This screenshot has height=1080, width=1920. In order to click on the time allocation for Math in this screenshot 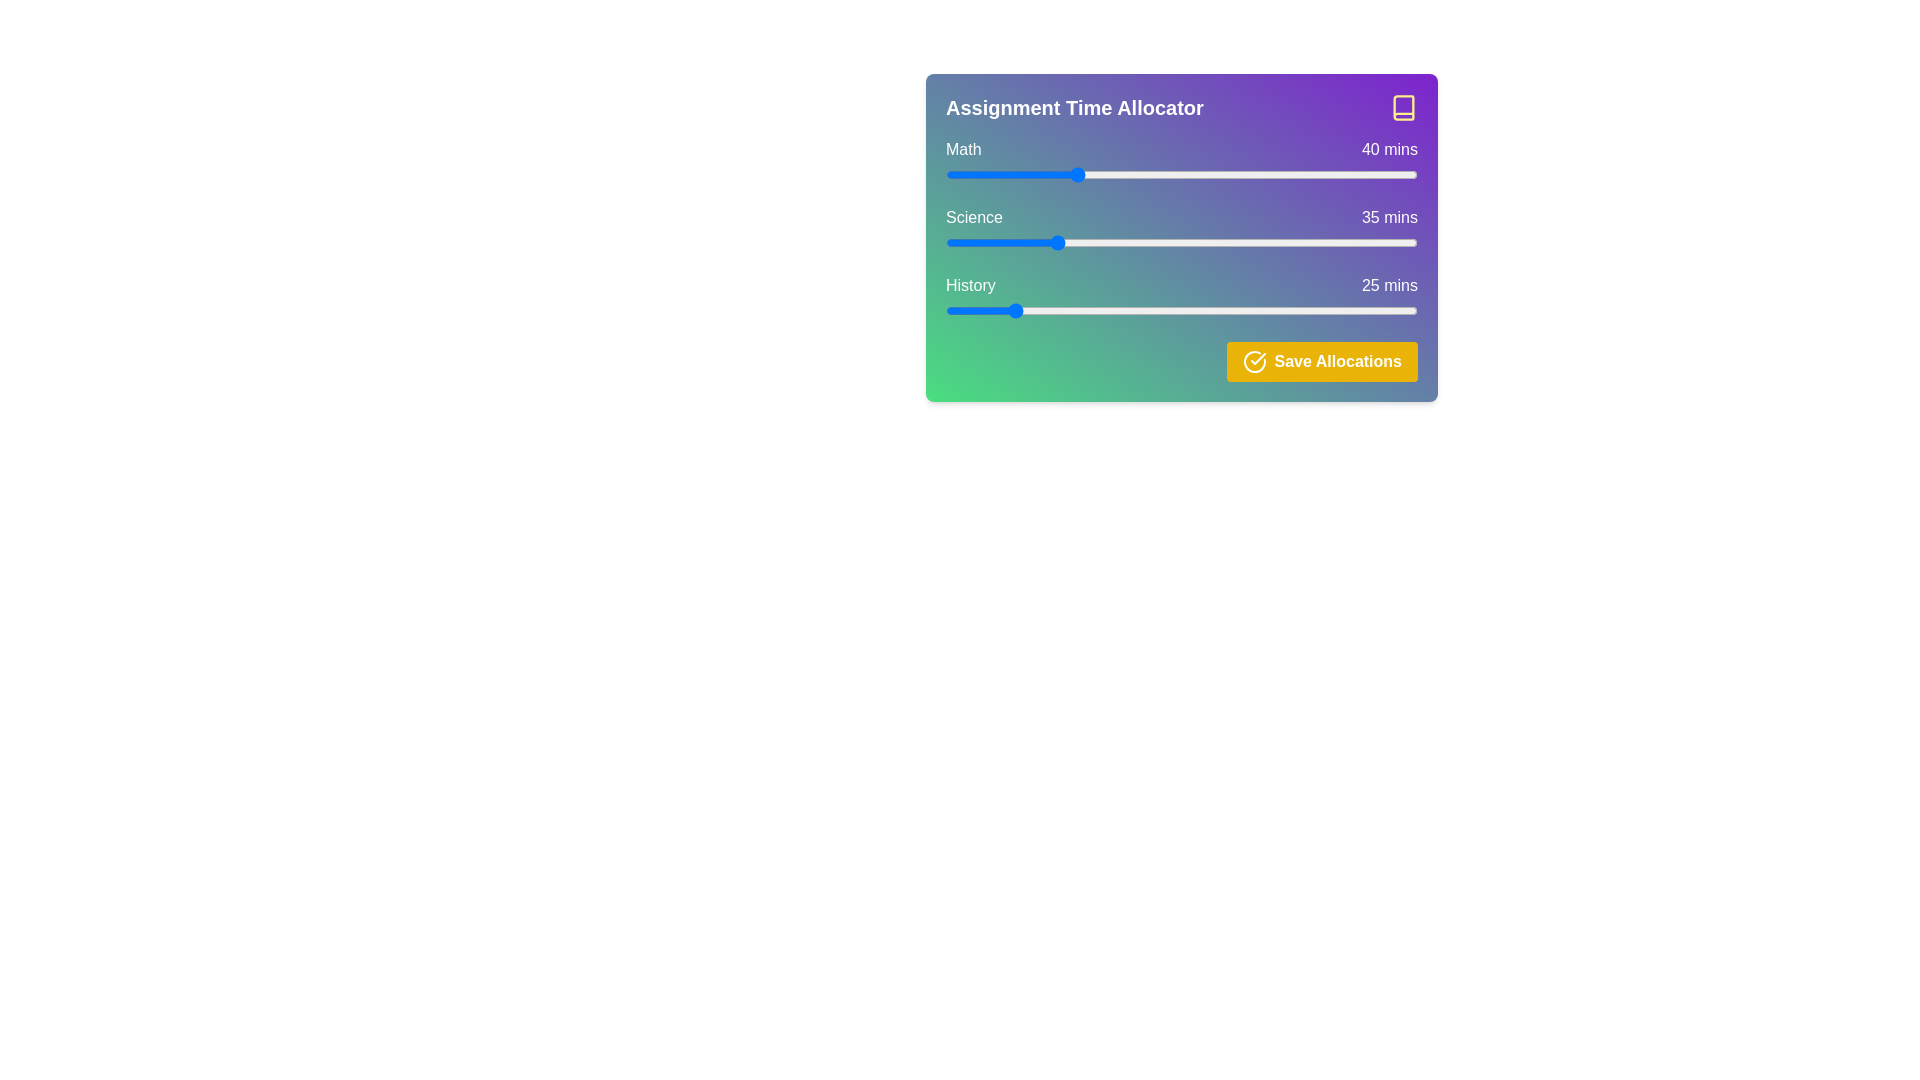, I will do `click(1031, 173)`.